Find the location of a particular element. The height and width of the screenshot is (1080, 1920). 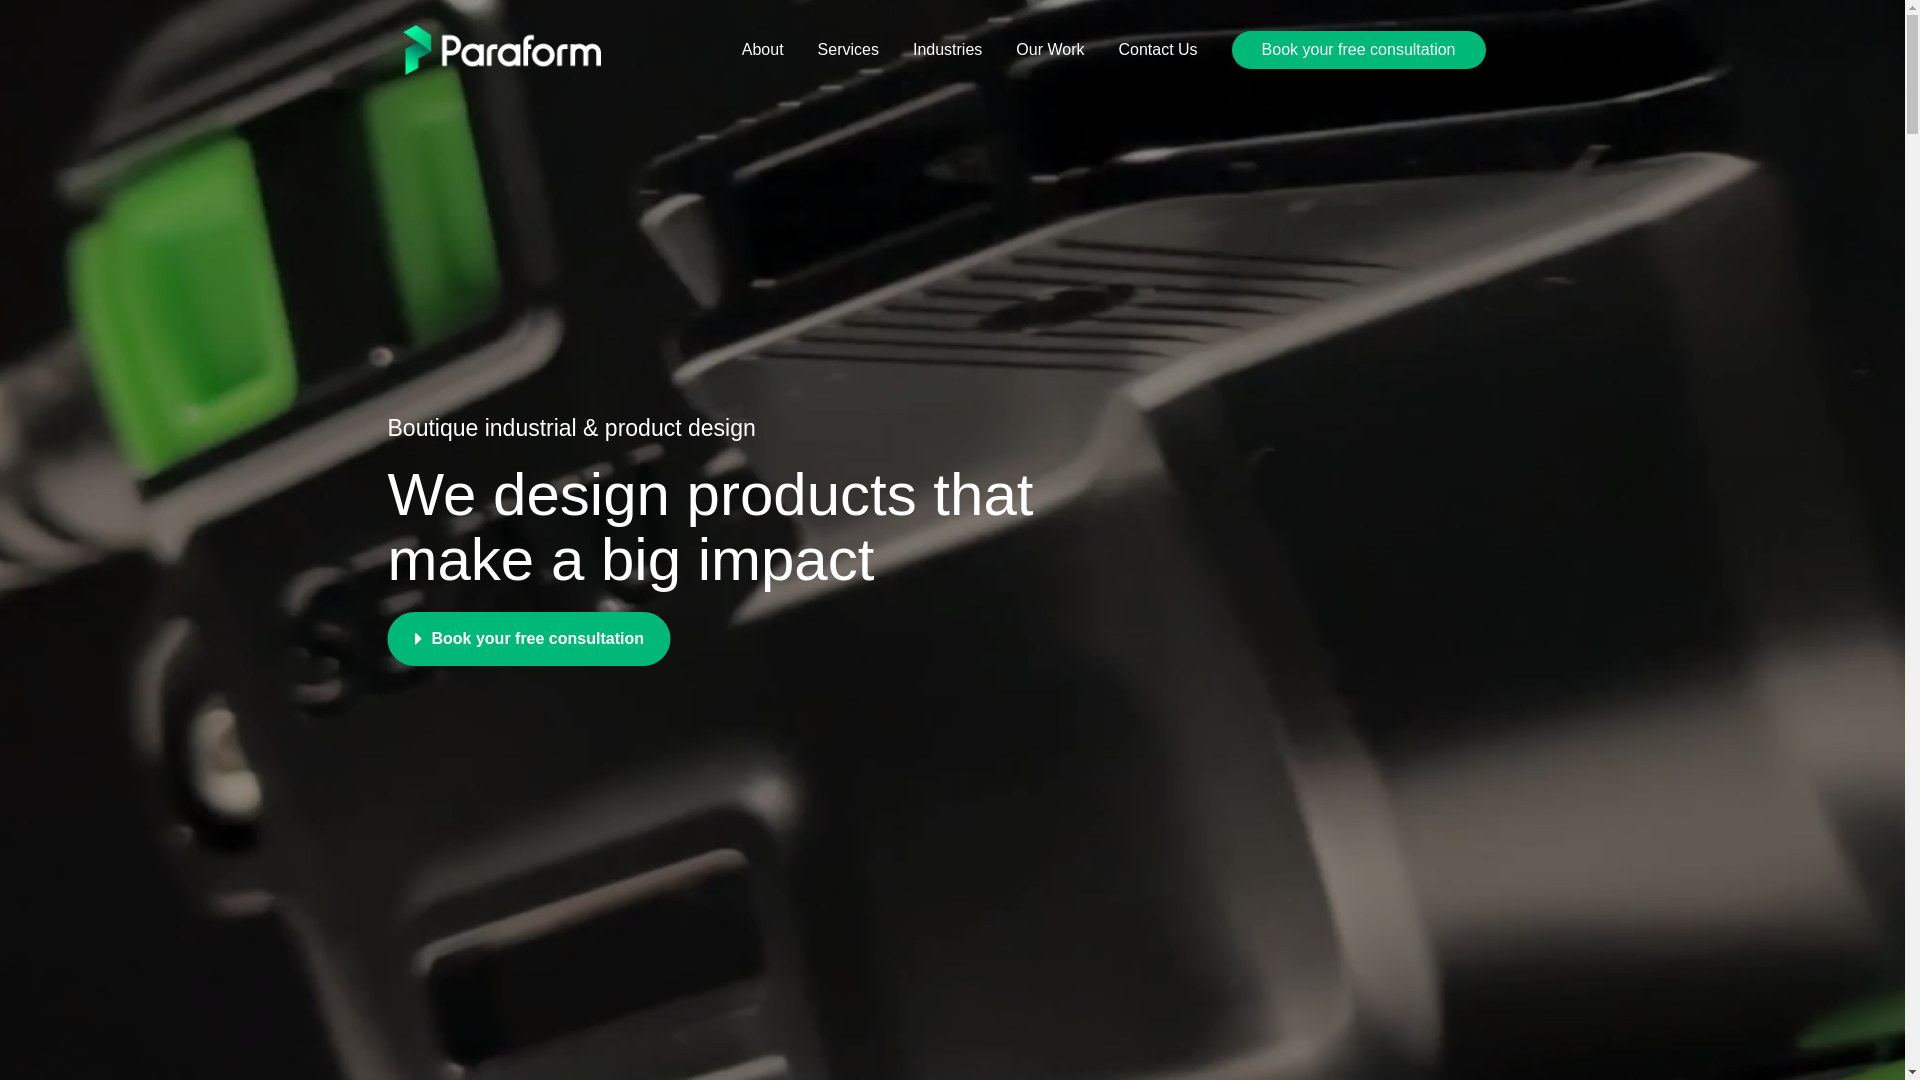

'Industries' is located at coordinates (946, 49).